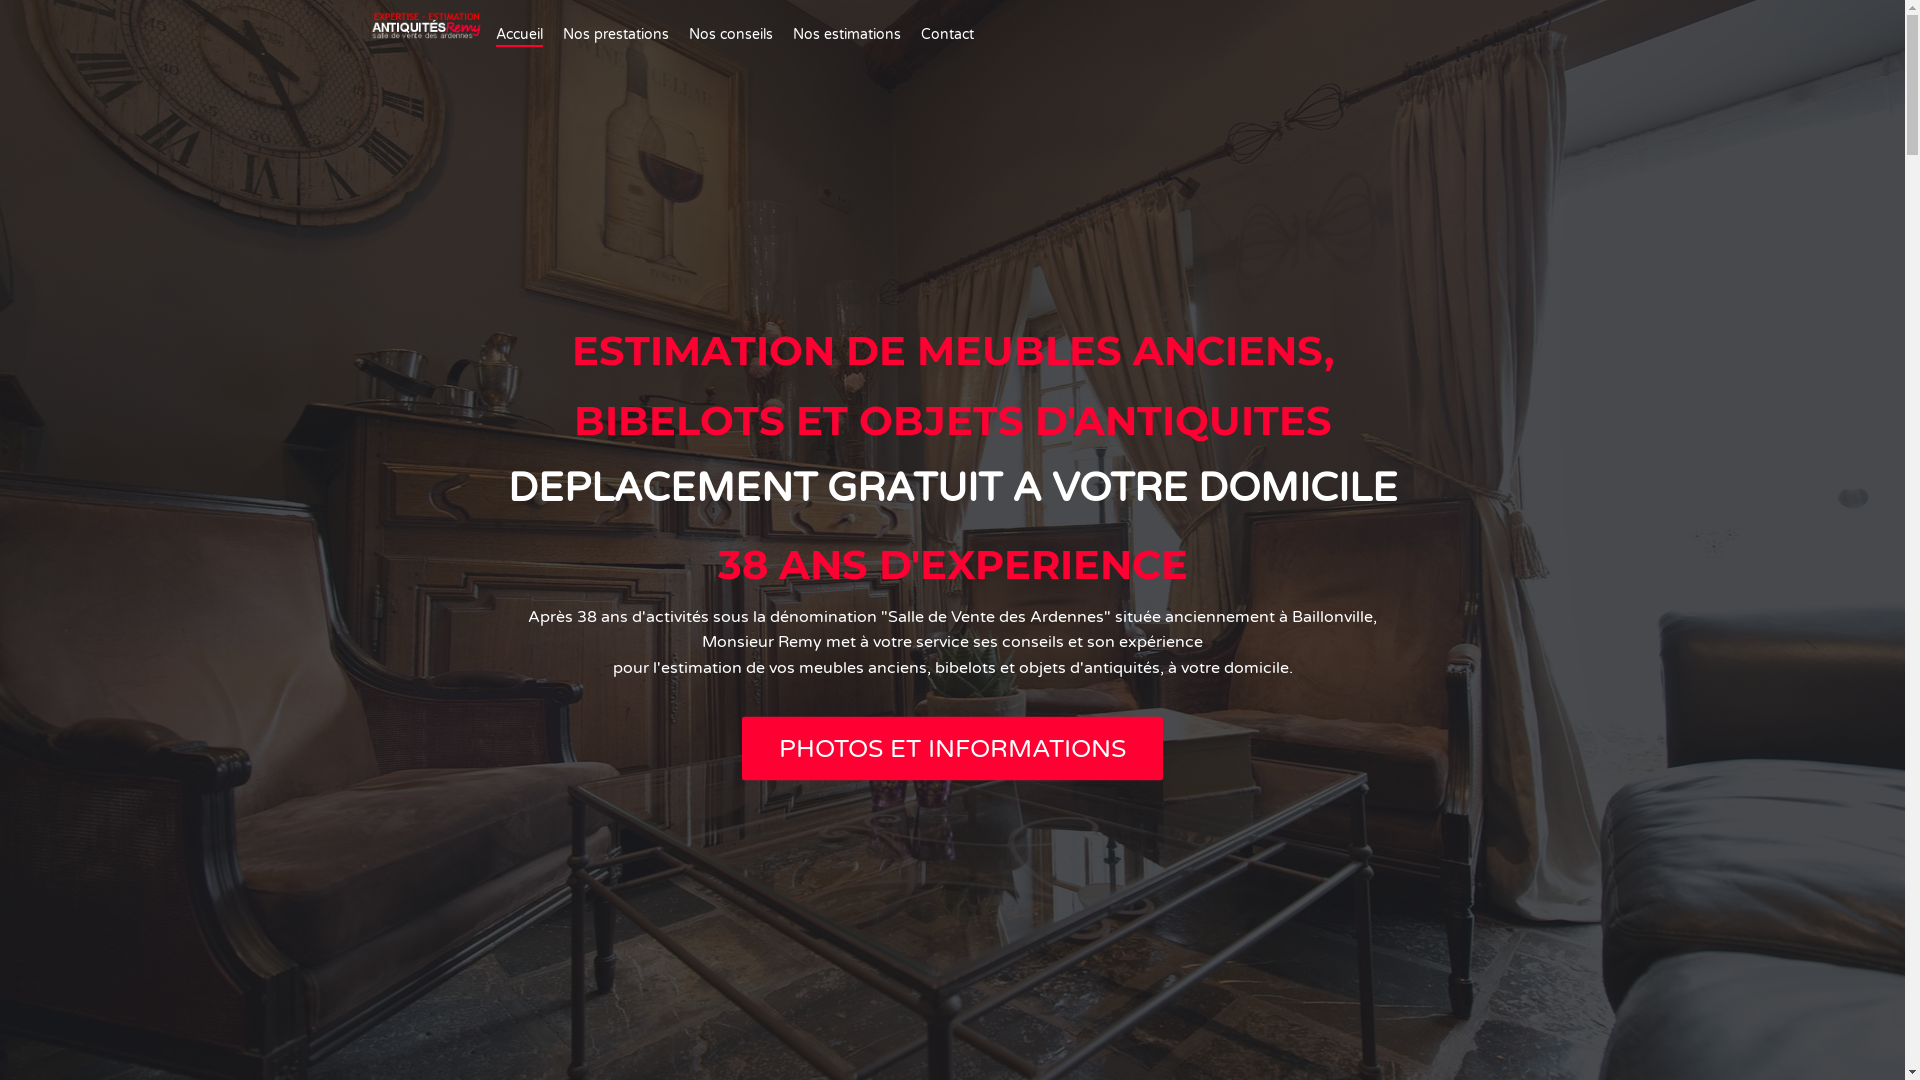 This screenshot has width=1920, height=1080. What do you see at coordinates (846, 35) in the screenshot?
I see `'Nos estimations'` at bounding box center [846, 35].